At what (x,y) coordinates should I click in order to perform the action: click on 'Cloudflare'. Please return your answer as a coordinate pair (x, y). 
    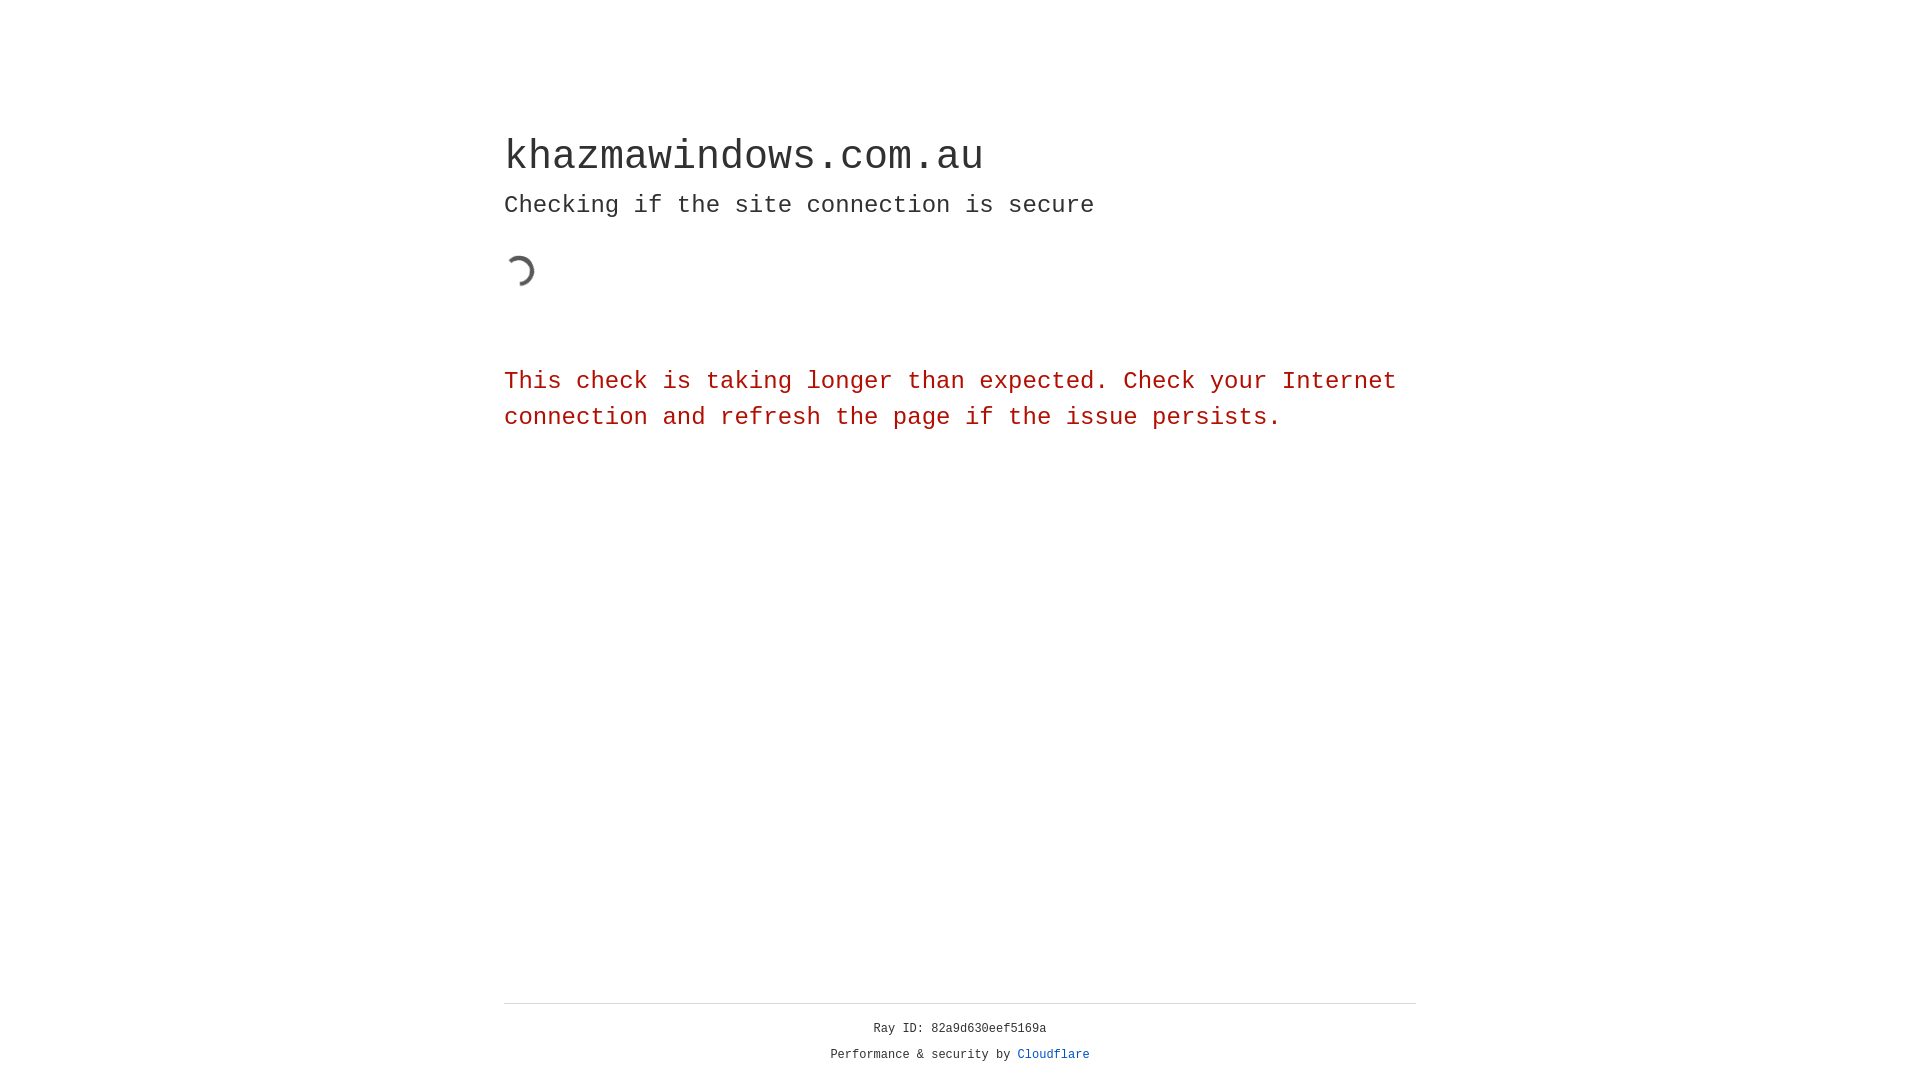
    Looking at the image, I should click on (1017, 1054).